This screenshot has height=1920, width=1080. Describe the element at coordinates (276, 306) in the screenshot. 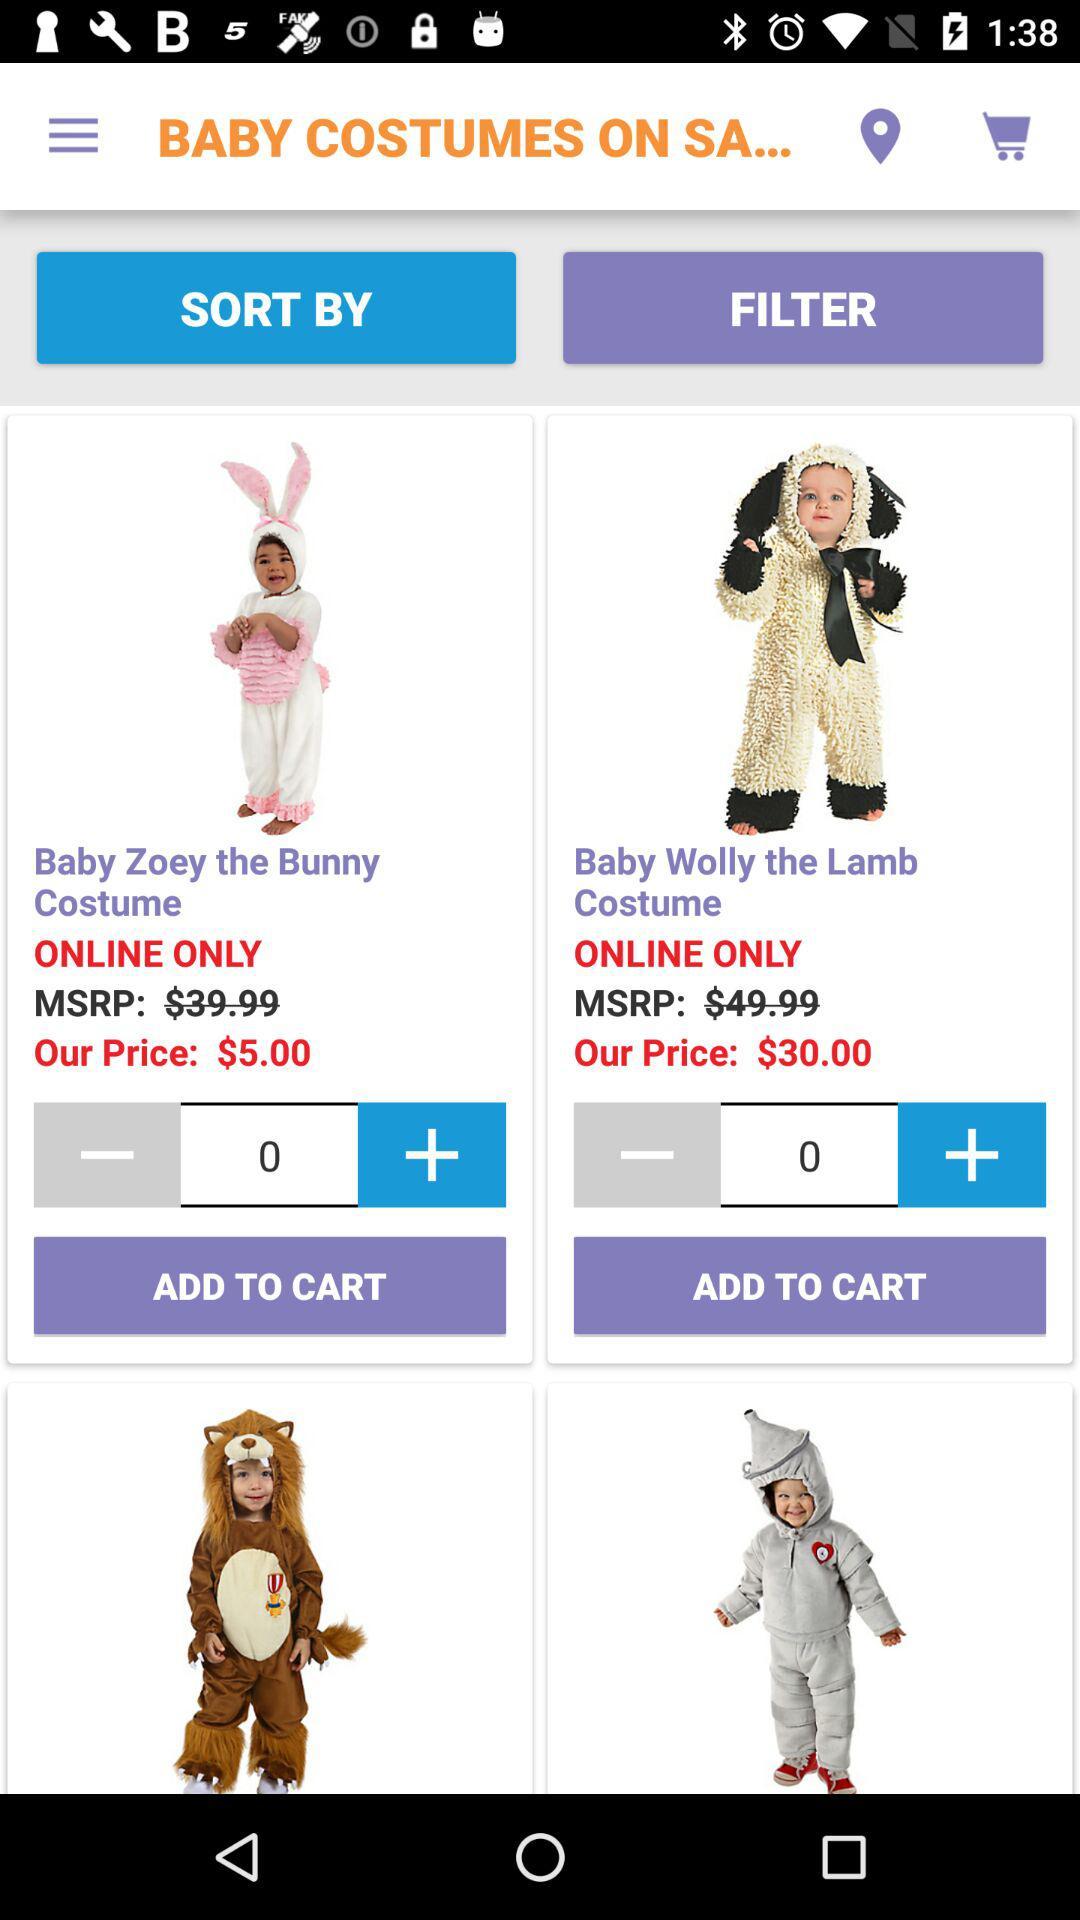

I see `the icon next to filter item` at that location.